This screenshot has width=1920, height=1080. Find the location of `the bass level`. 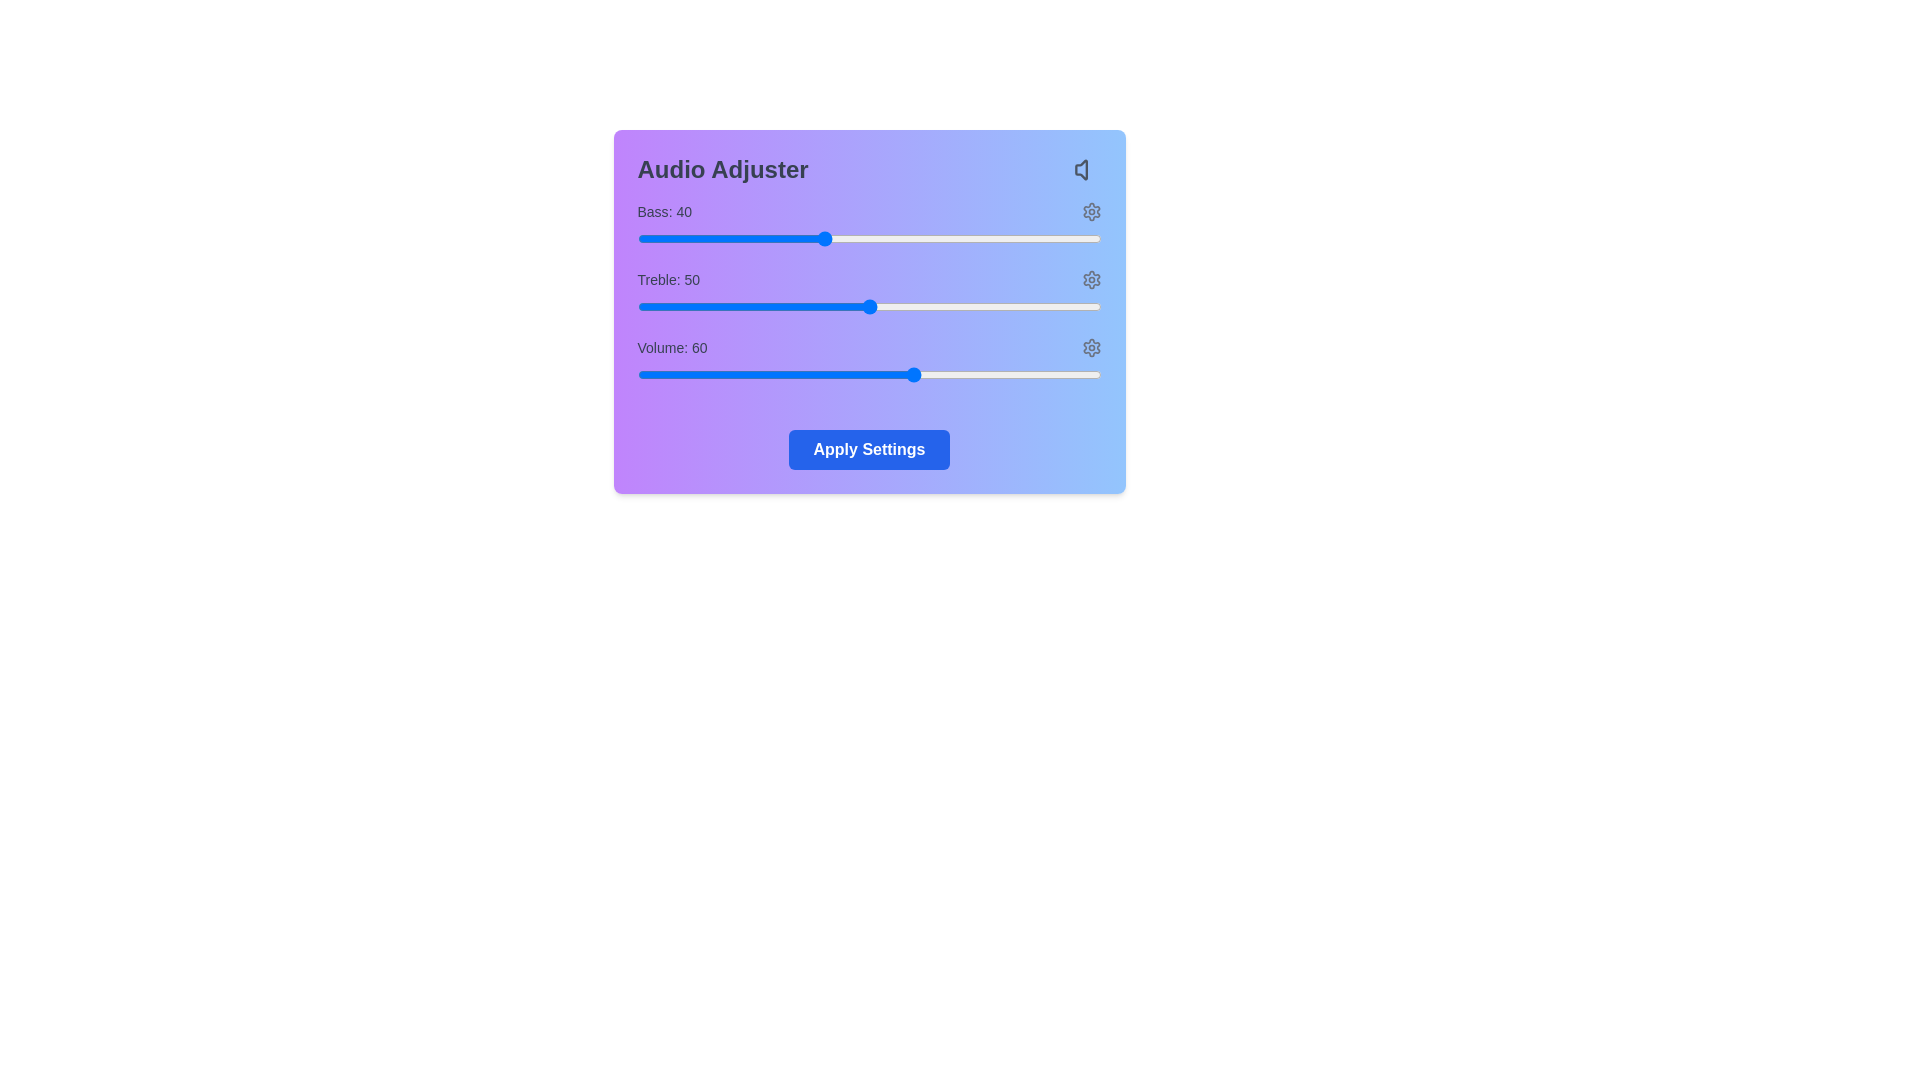

the bass level is located at coordinates (665, 238).